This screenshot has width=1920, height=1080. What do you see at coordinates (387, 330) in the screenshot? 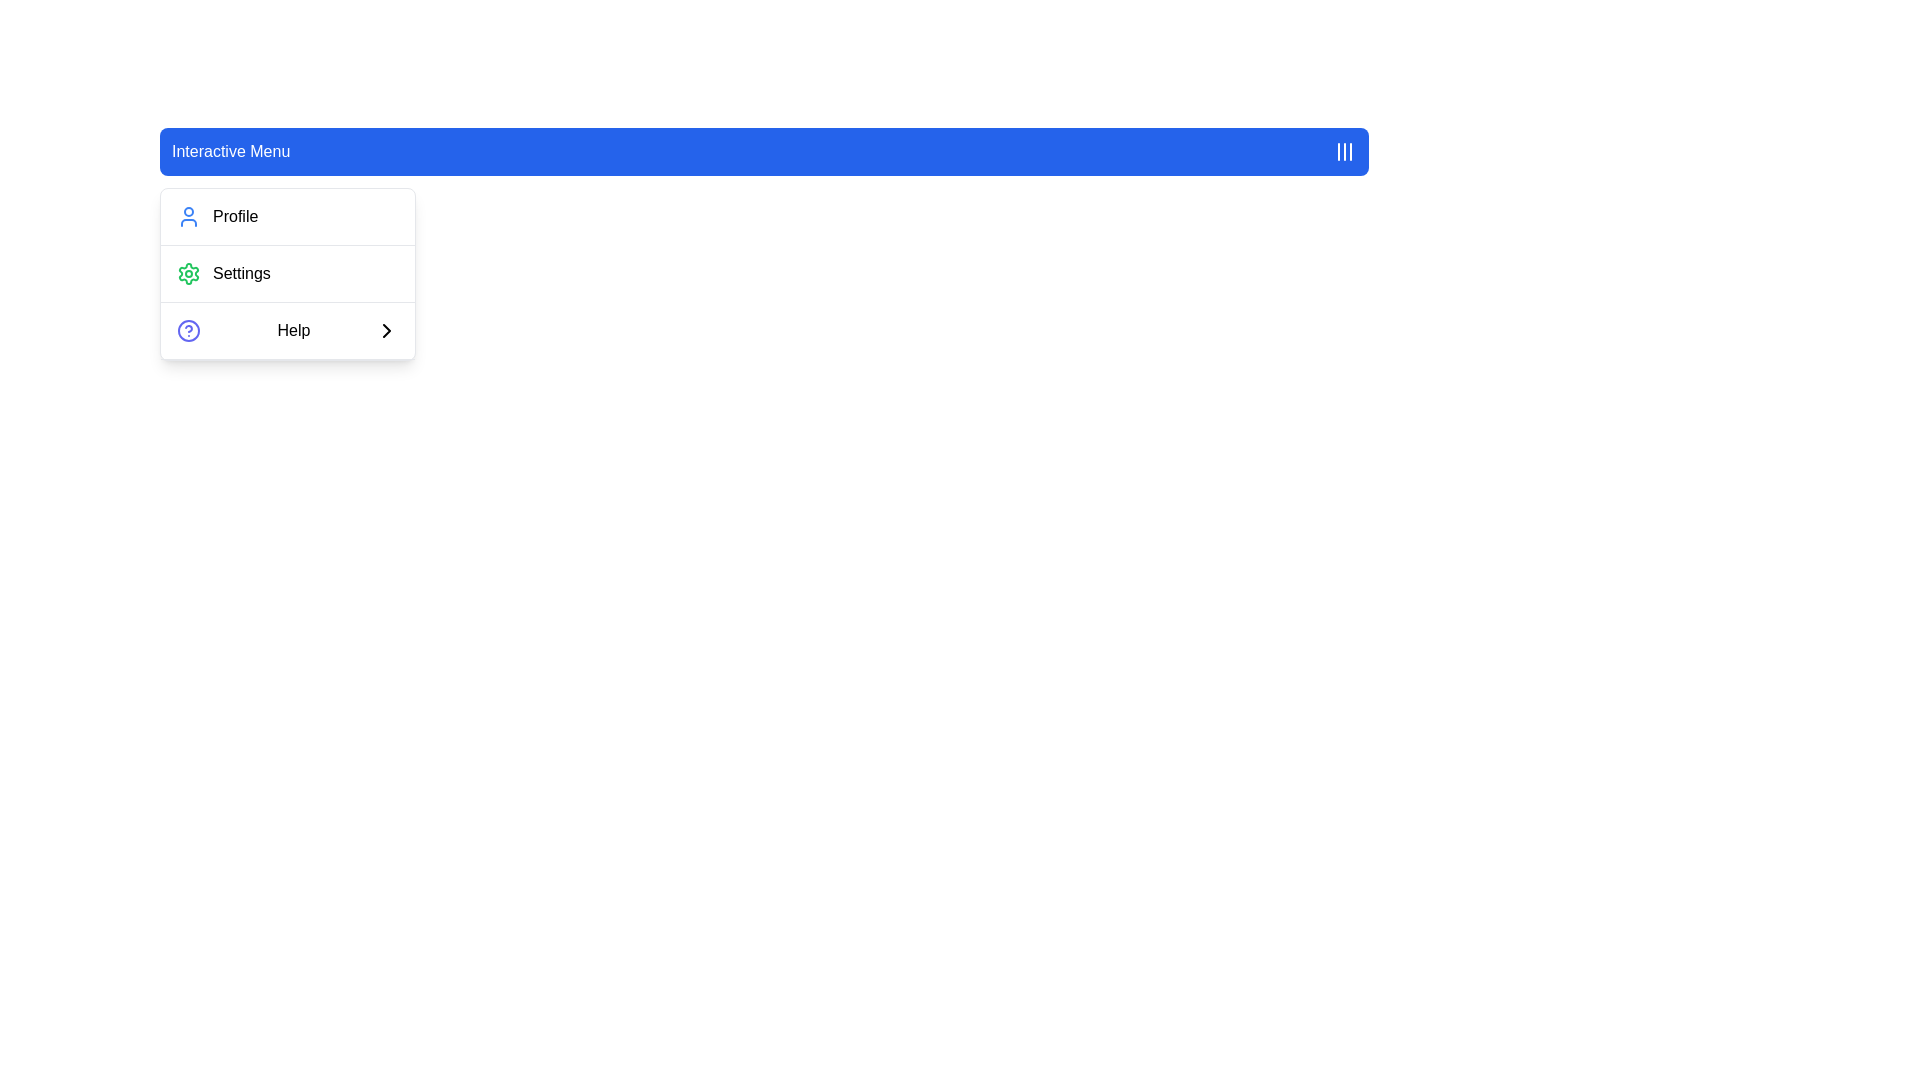
I see `the rightward-pointing chevron icon located to the right of the 'Help' text in the vertical navigation menu` at bounding box center [387, 330].